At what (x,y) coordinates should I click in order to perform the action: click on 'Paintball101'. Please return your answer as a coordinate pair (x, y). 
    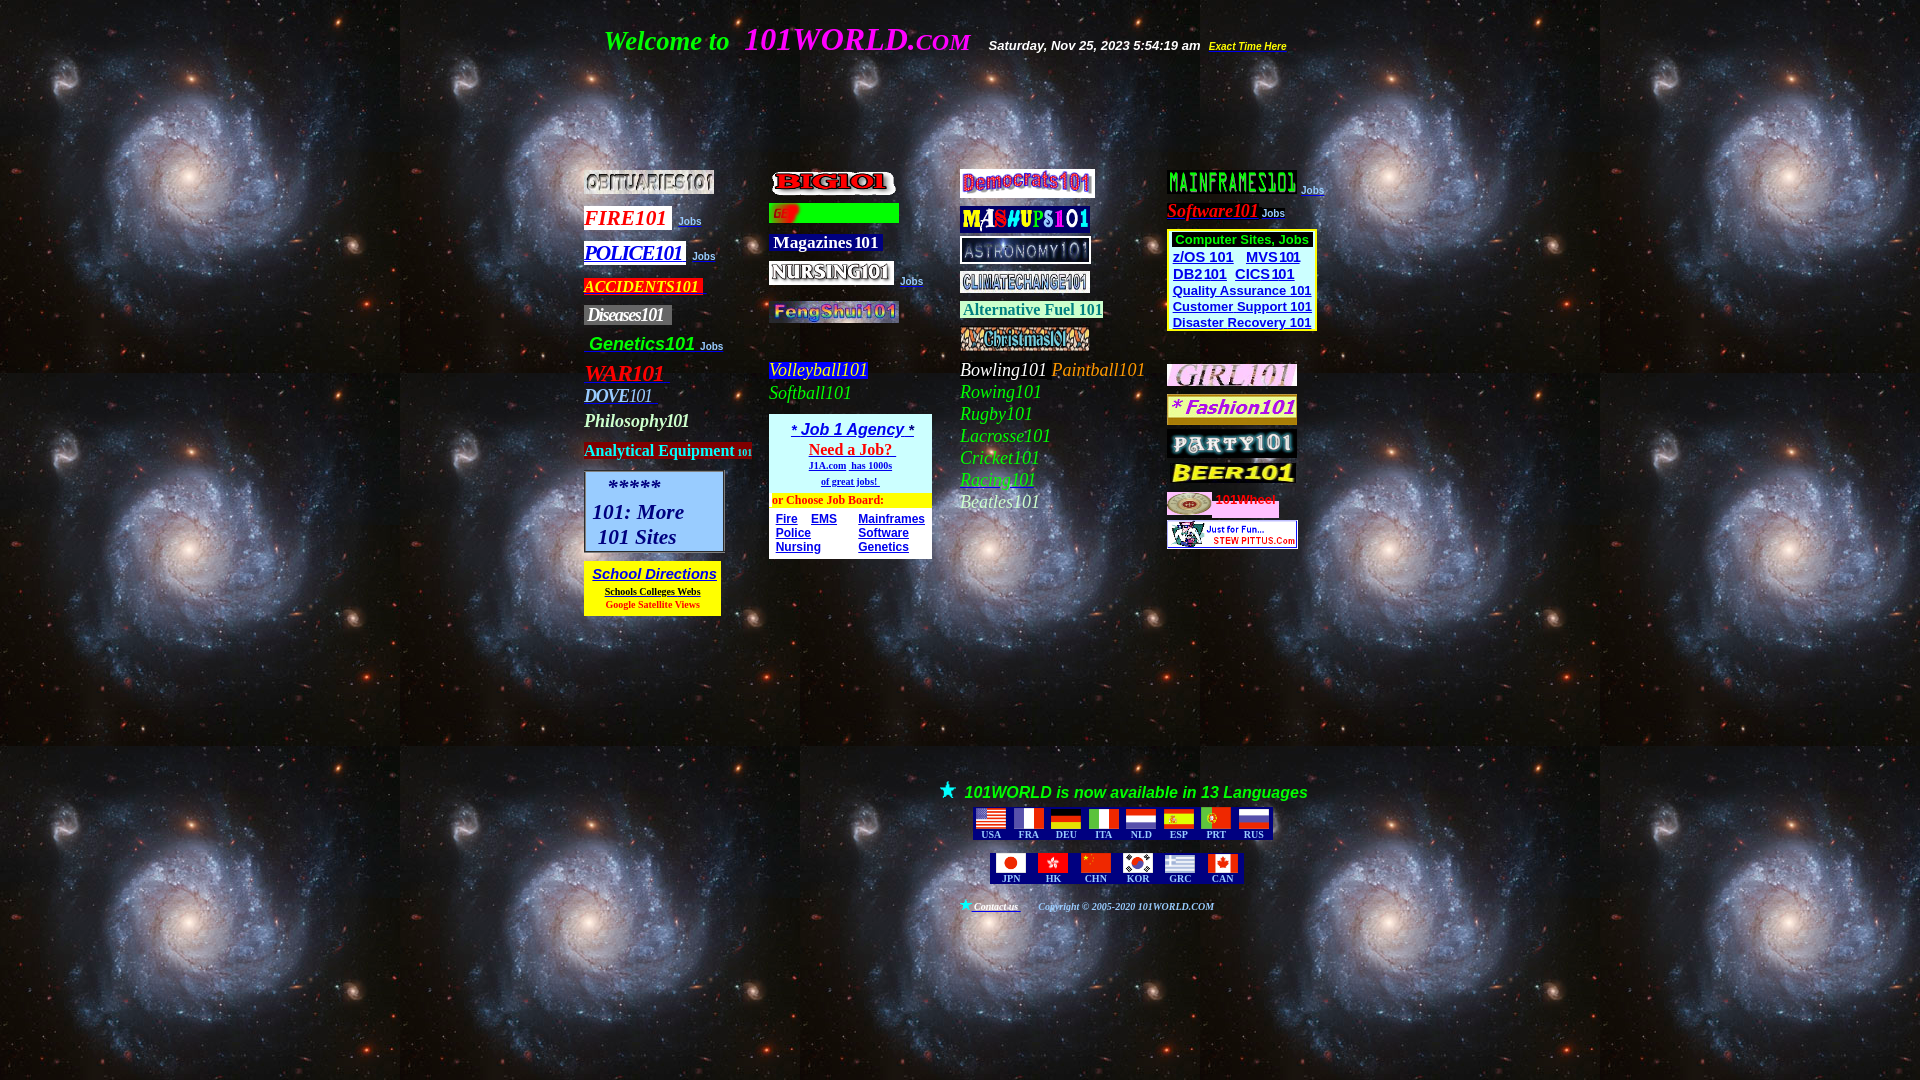
    Looking at the image, I should click on (1098, 370).